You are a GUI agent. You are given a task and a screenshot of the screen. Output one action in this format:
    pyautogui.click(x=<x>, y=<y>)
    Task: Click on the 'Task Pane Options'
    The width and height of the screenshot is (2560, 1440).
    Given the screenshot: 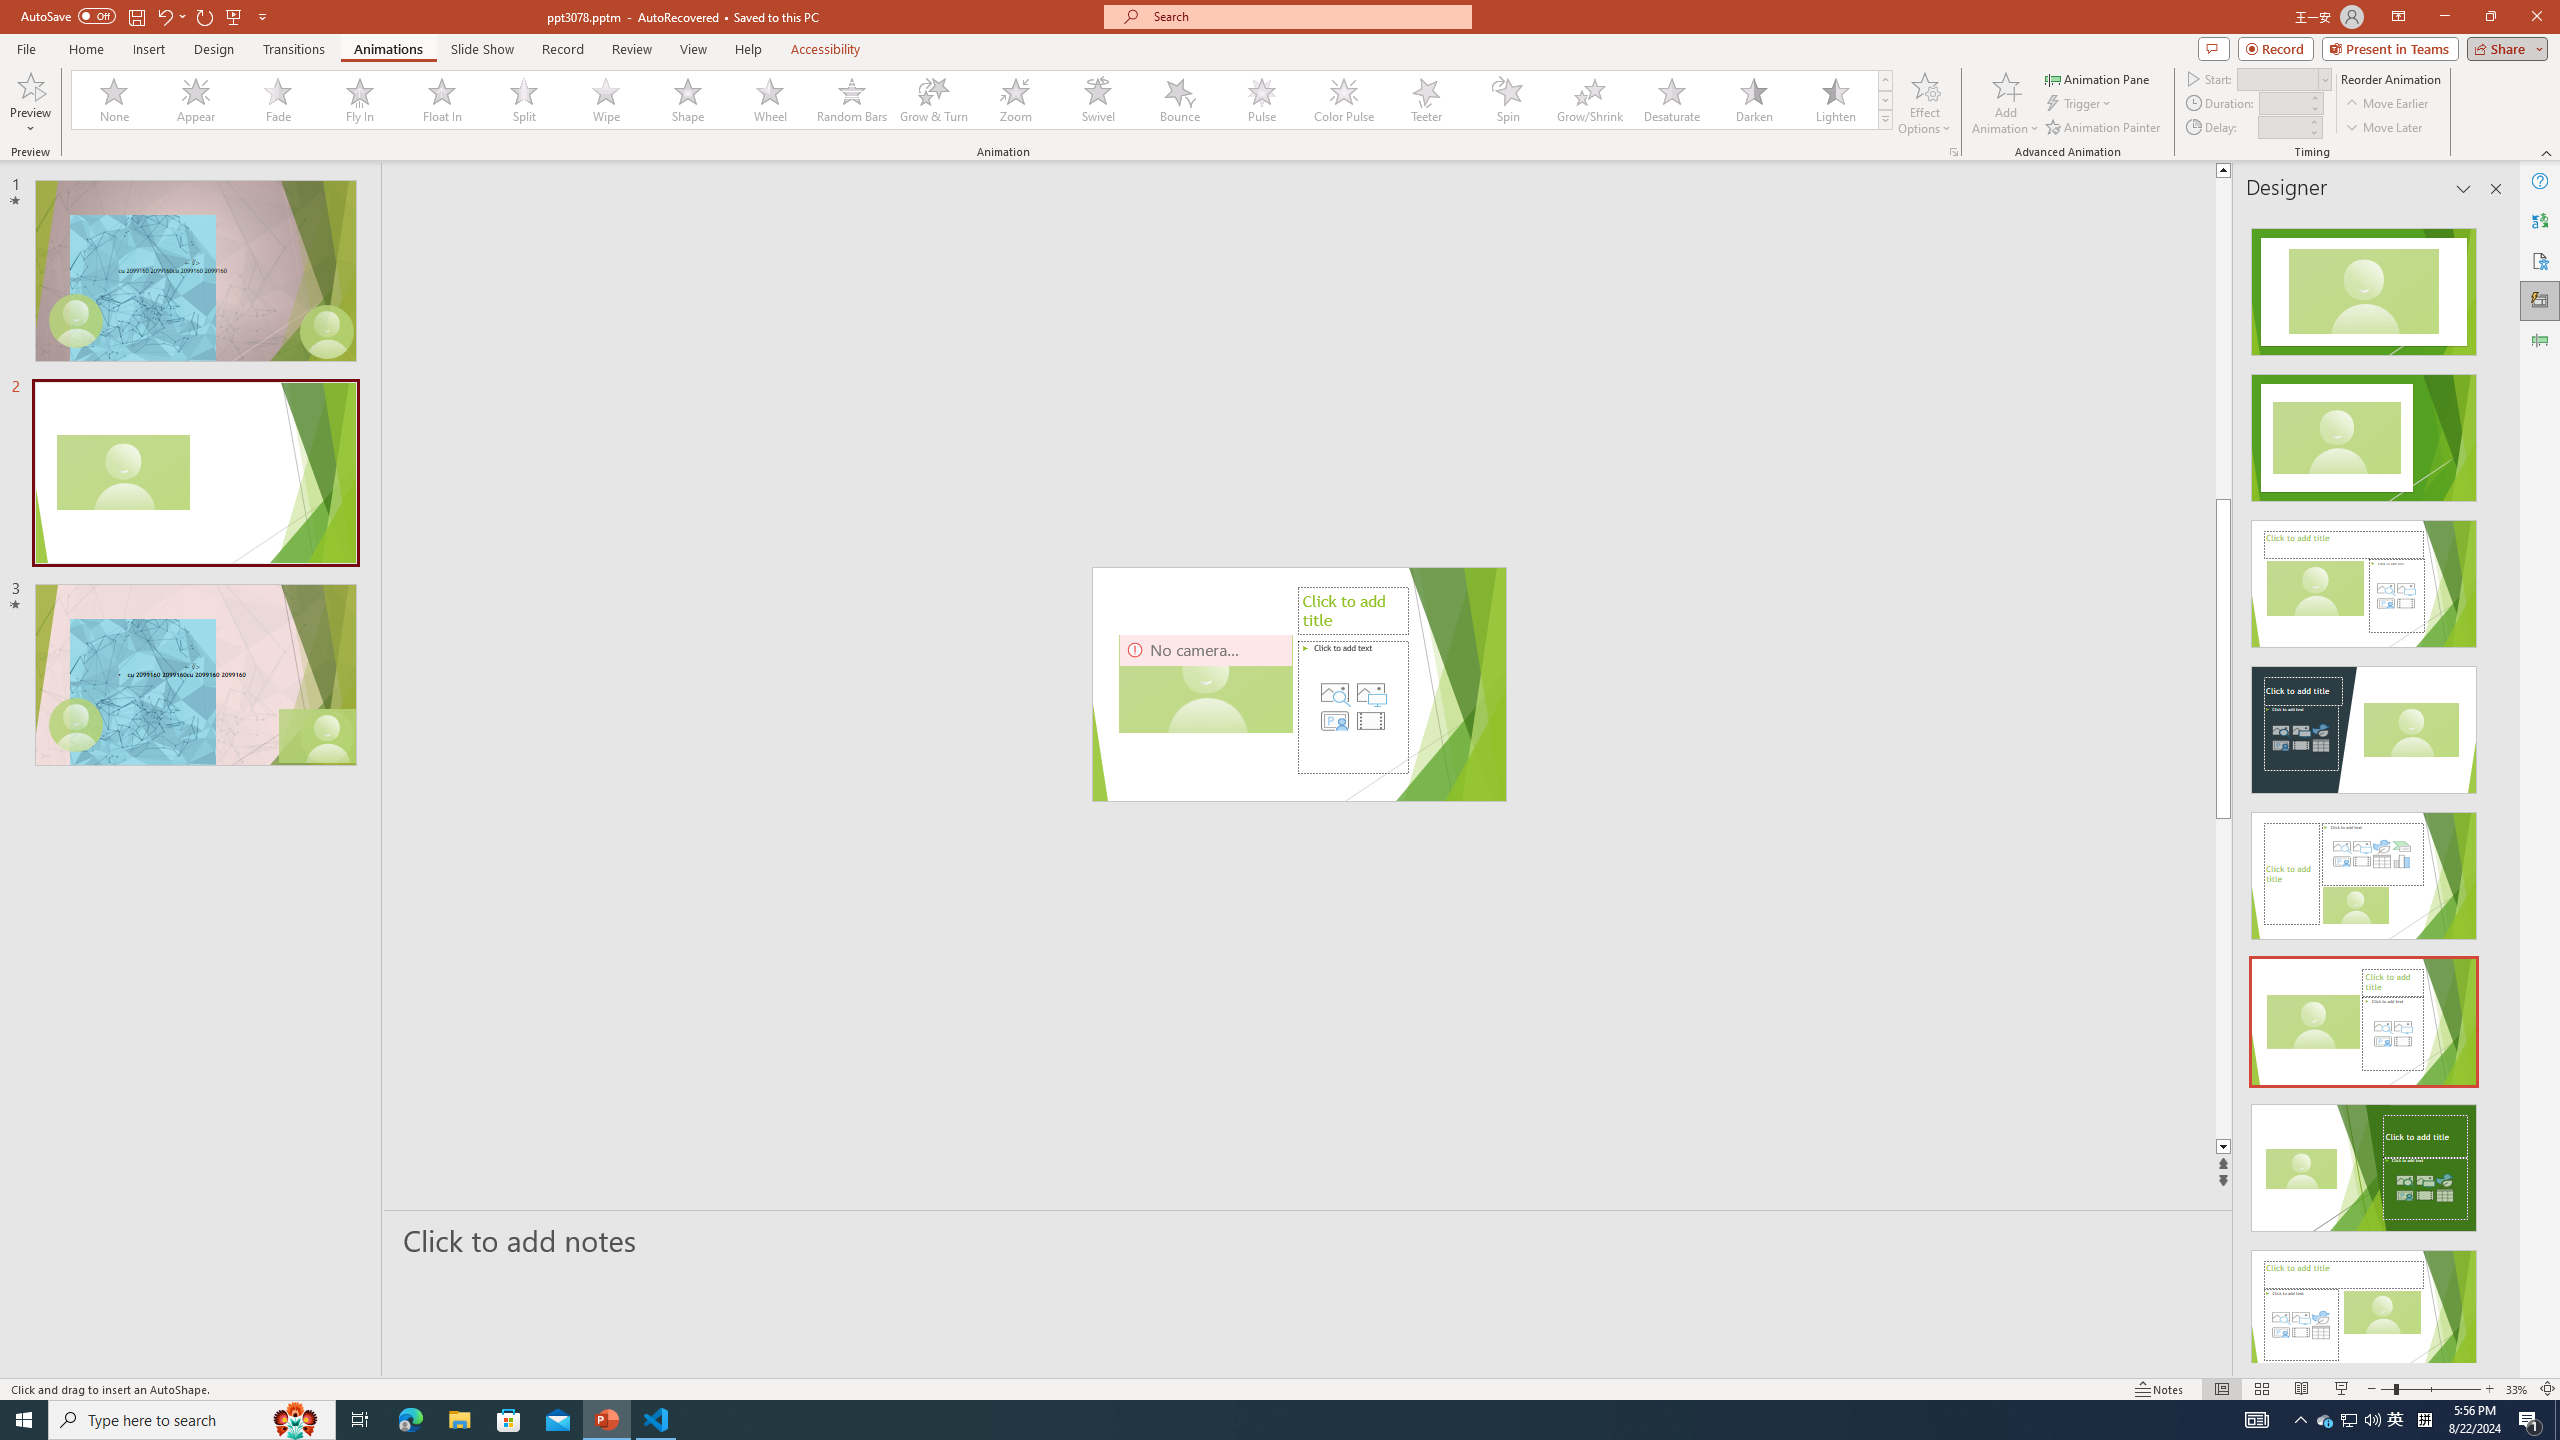 What is the action you would take?
    pyautogui.click(x=2463, y=188)
    